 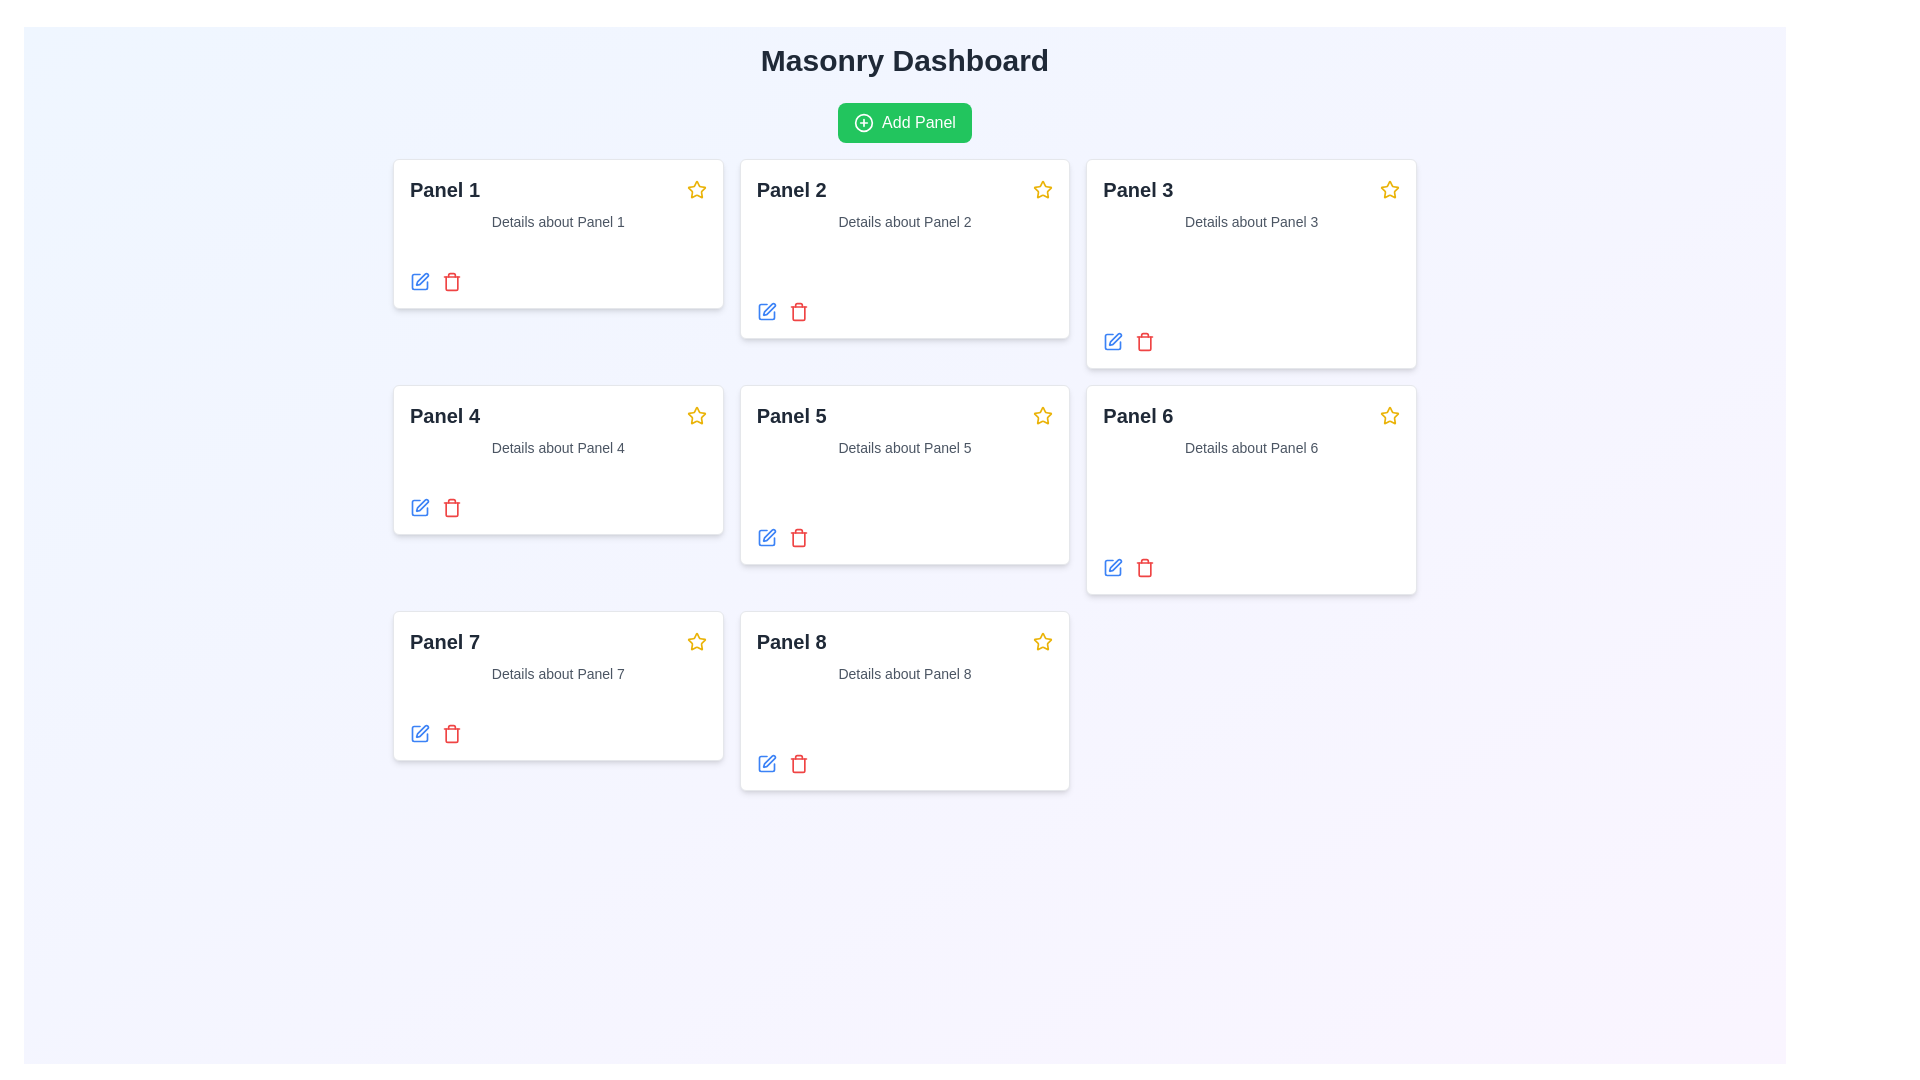 I want to click on the blue pen icon located at the bottom-left of the sixth panel, so click(x=1112, y=567).